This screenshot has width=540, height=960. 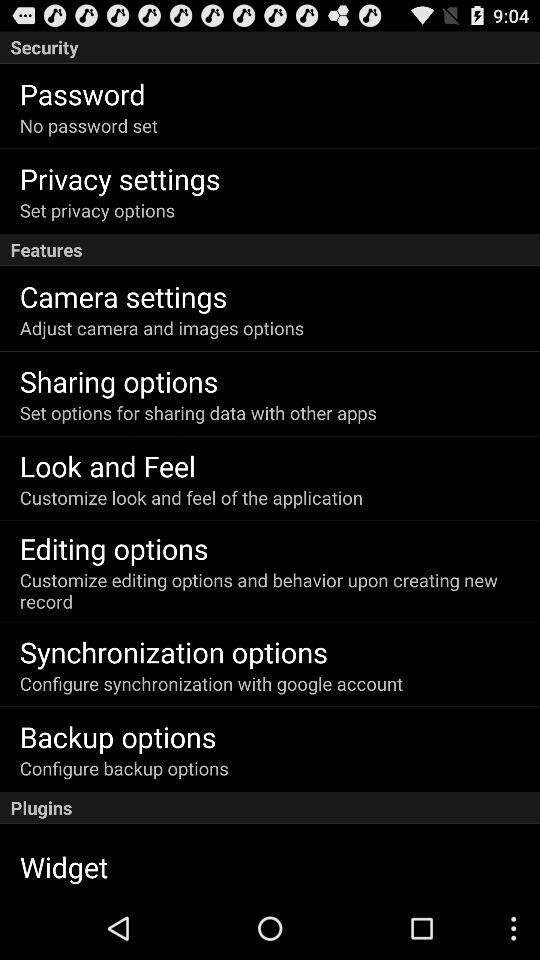 I want to click on the features app, so click(x=270, y=249).